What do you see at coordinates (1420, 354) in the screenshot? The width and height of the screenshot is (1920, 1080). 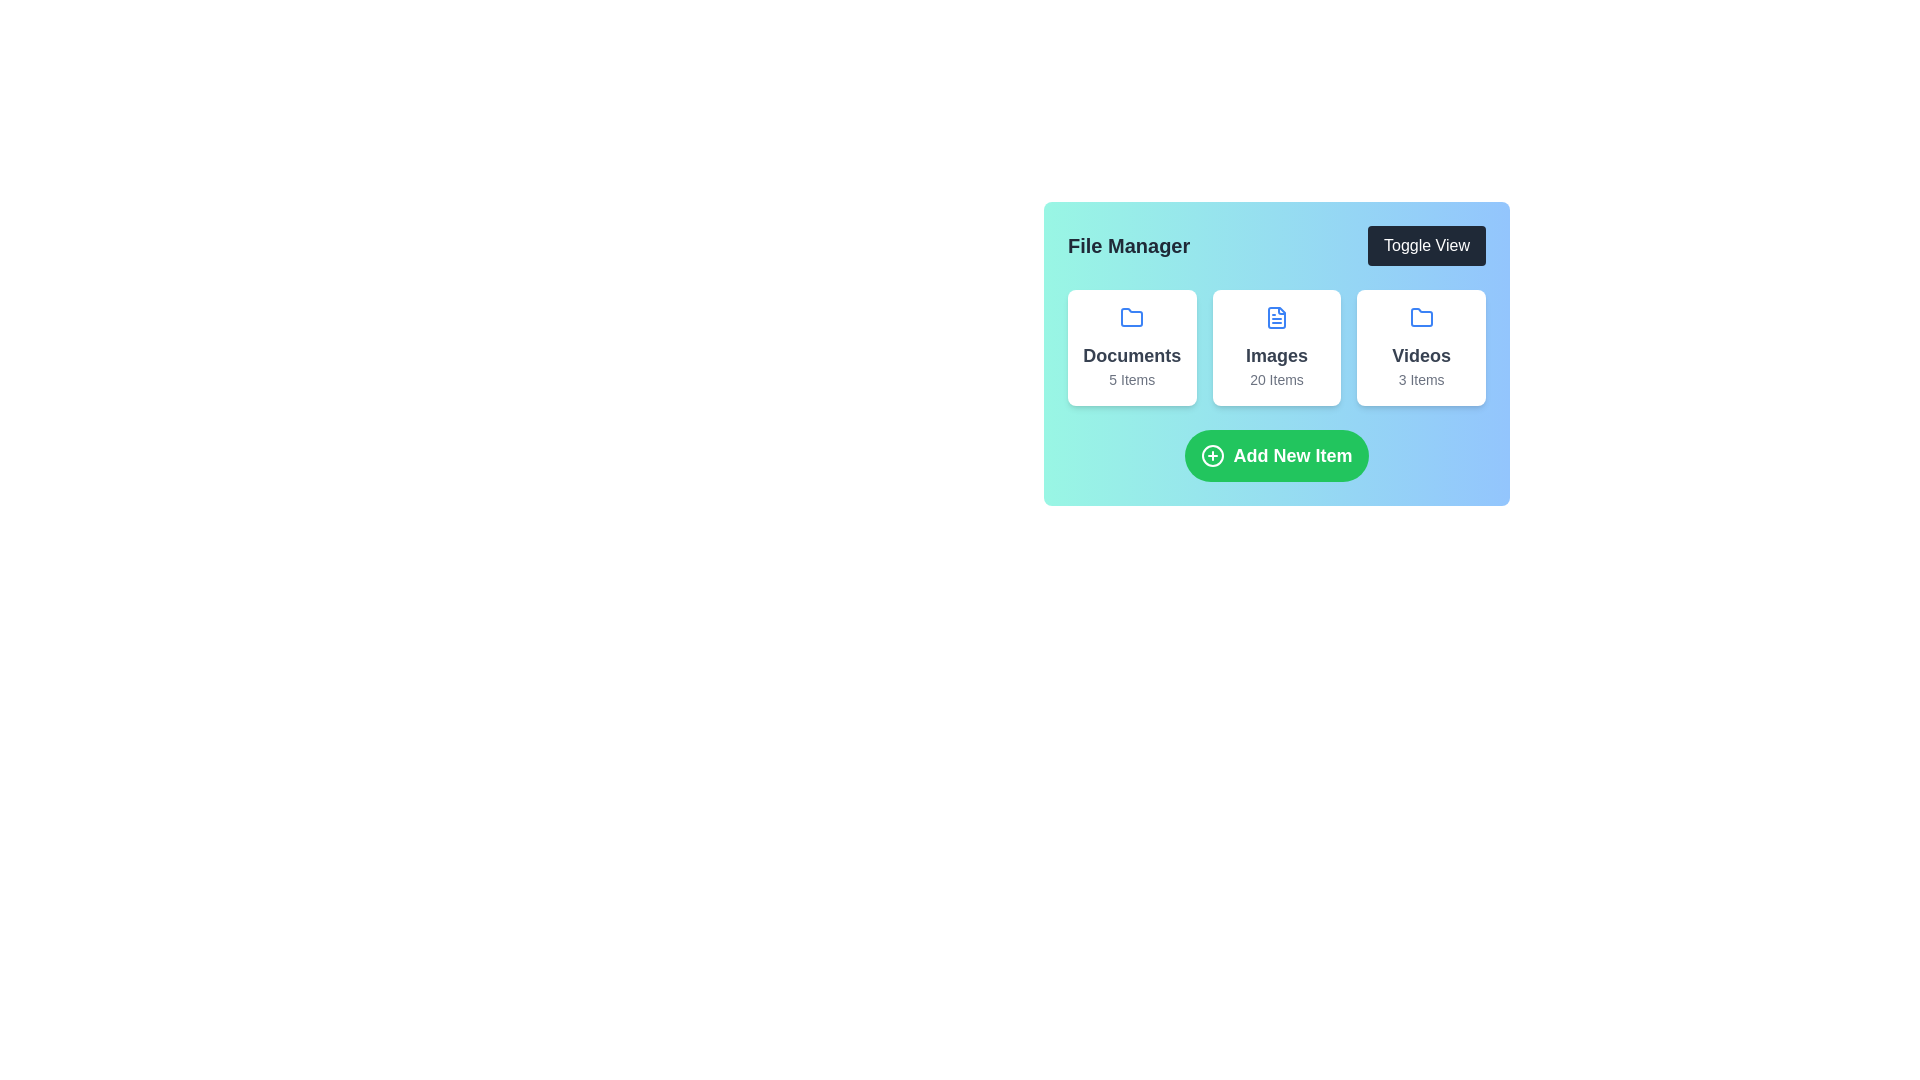 I see `the 'Videos' text label, which is part of the card layout on the right side of the interface, displayed in bold, large dark gray font, positioned below the folder icon and above the description '3 Items'` at bounding box center [1420, 354].